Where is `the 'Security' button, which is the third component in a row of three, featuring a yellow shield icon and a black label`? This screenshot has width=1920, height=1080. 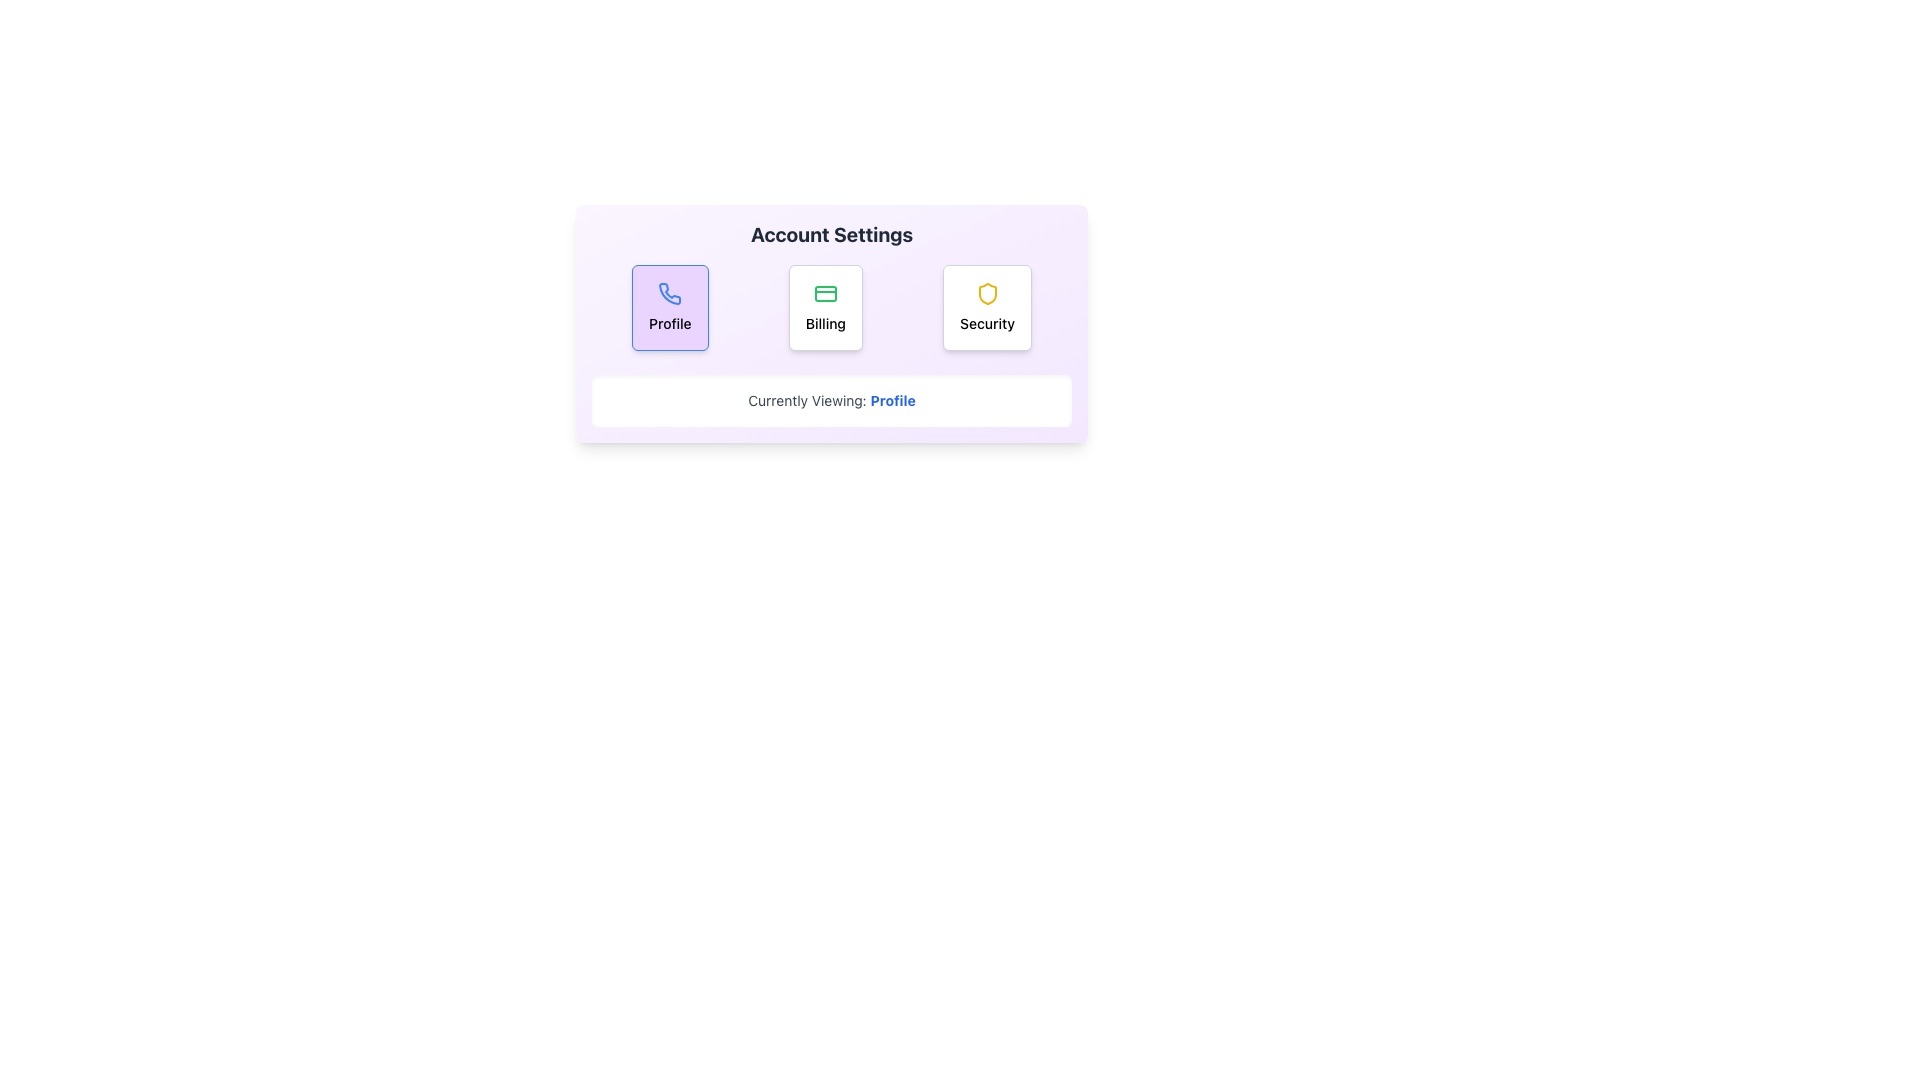 the 'Security' button, which is the third component in a row of three, featuring a yellow shield icon and a black label is located at coordinates (987, 308).